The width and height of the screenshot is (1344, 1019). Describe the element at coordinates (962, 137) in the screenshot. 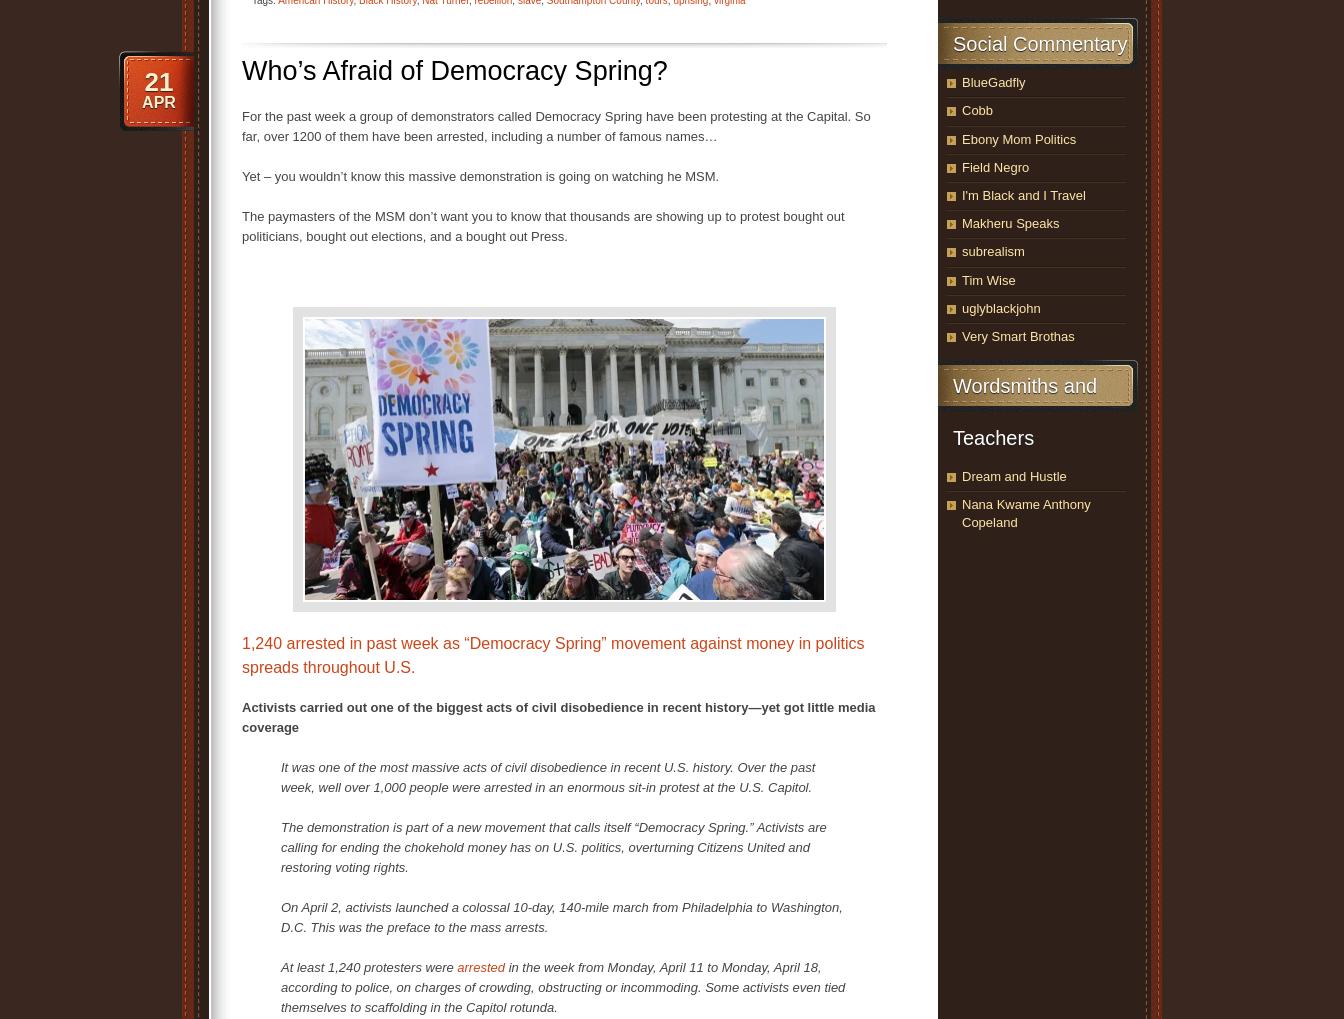

I see `'Ebony Mom Politics'` at that location.